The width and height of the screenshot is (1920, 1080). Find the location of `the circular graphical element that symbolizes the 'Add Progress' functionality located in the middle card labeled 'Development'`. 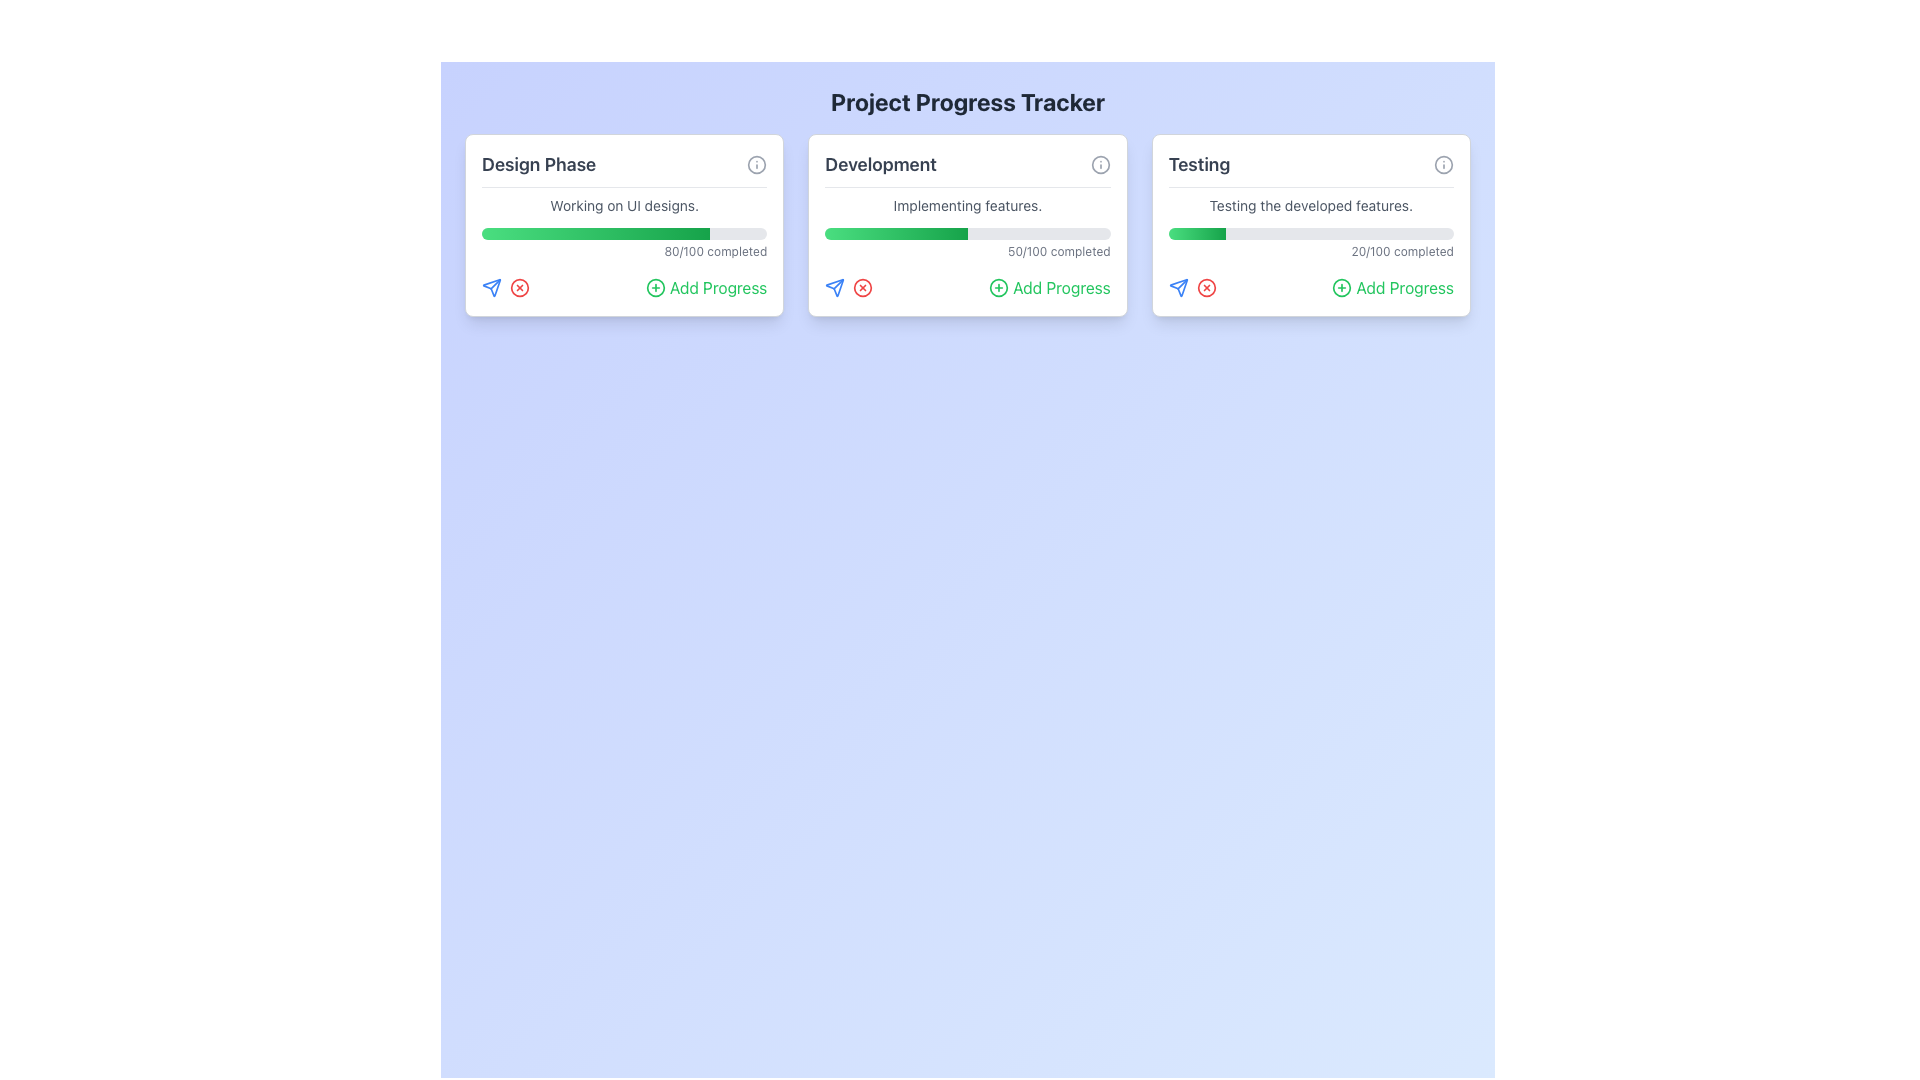

the circular graphical element that symbolizes the 'Add Progress' functionality located in the middle card labeled 'Development' is located at coordinates (999, 288).